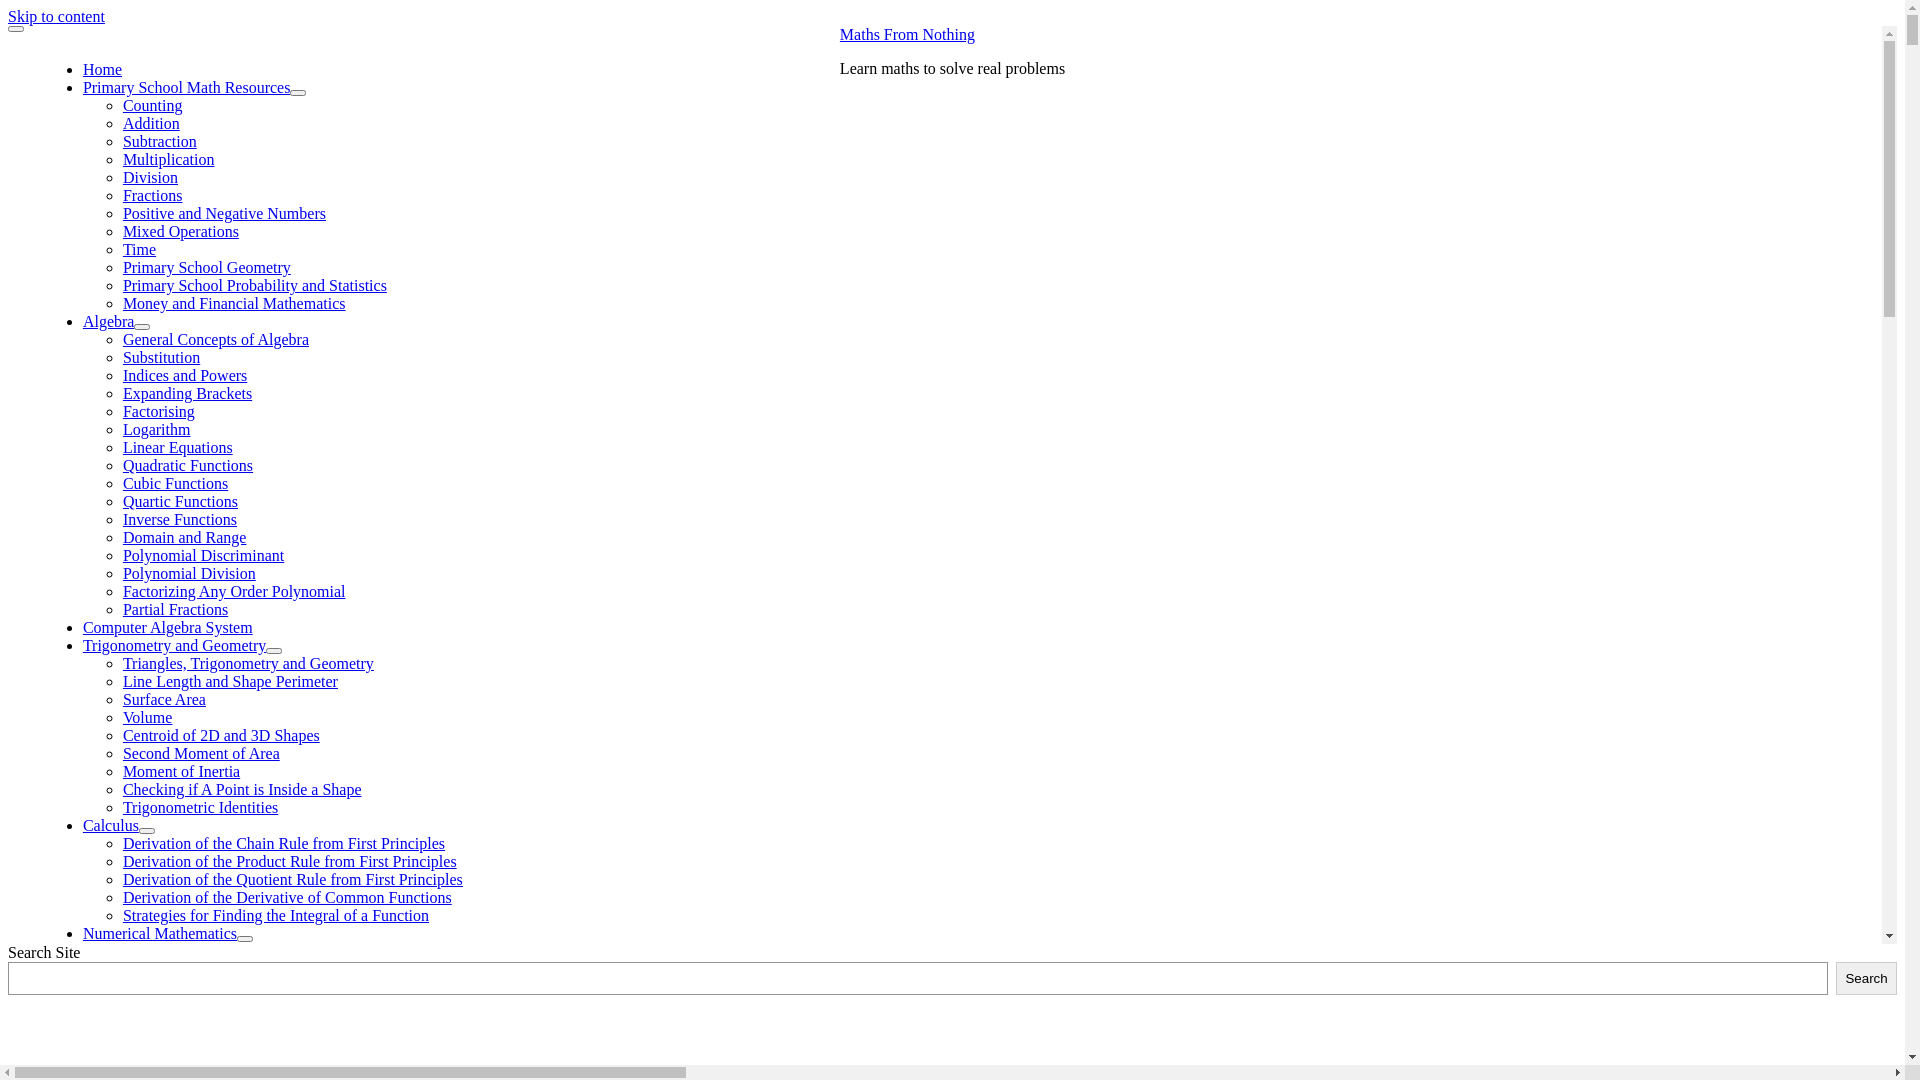  I want to click on 'open child menu', so click(146, 830).